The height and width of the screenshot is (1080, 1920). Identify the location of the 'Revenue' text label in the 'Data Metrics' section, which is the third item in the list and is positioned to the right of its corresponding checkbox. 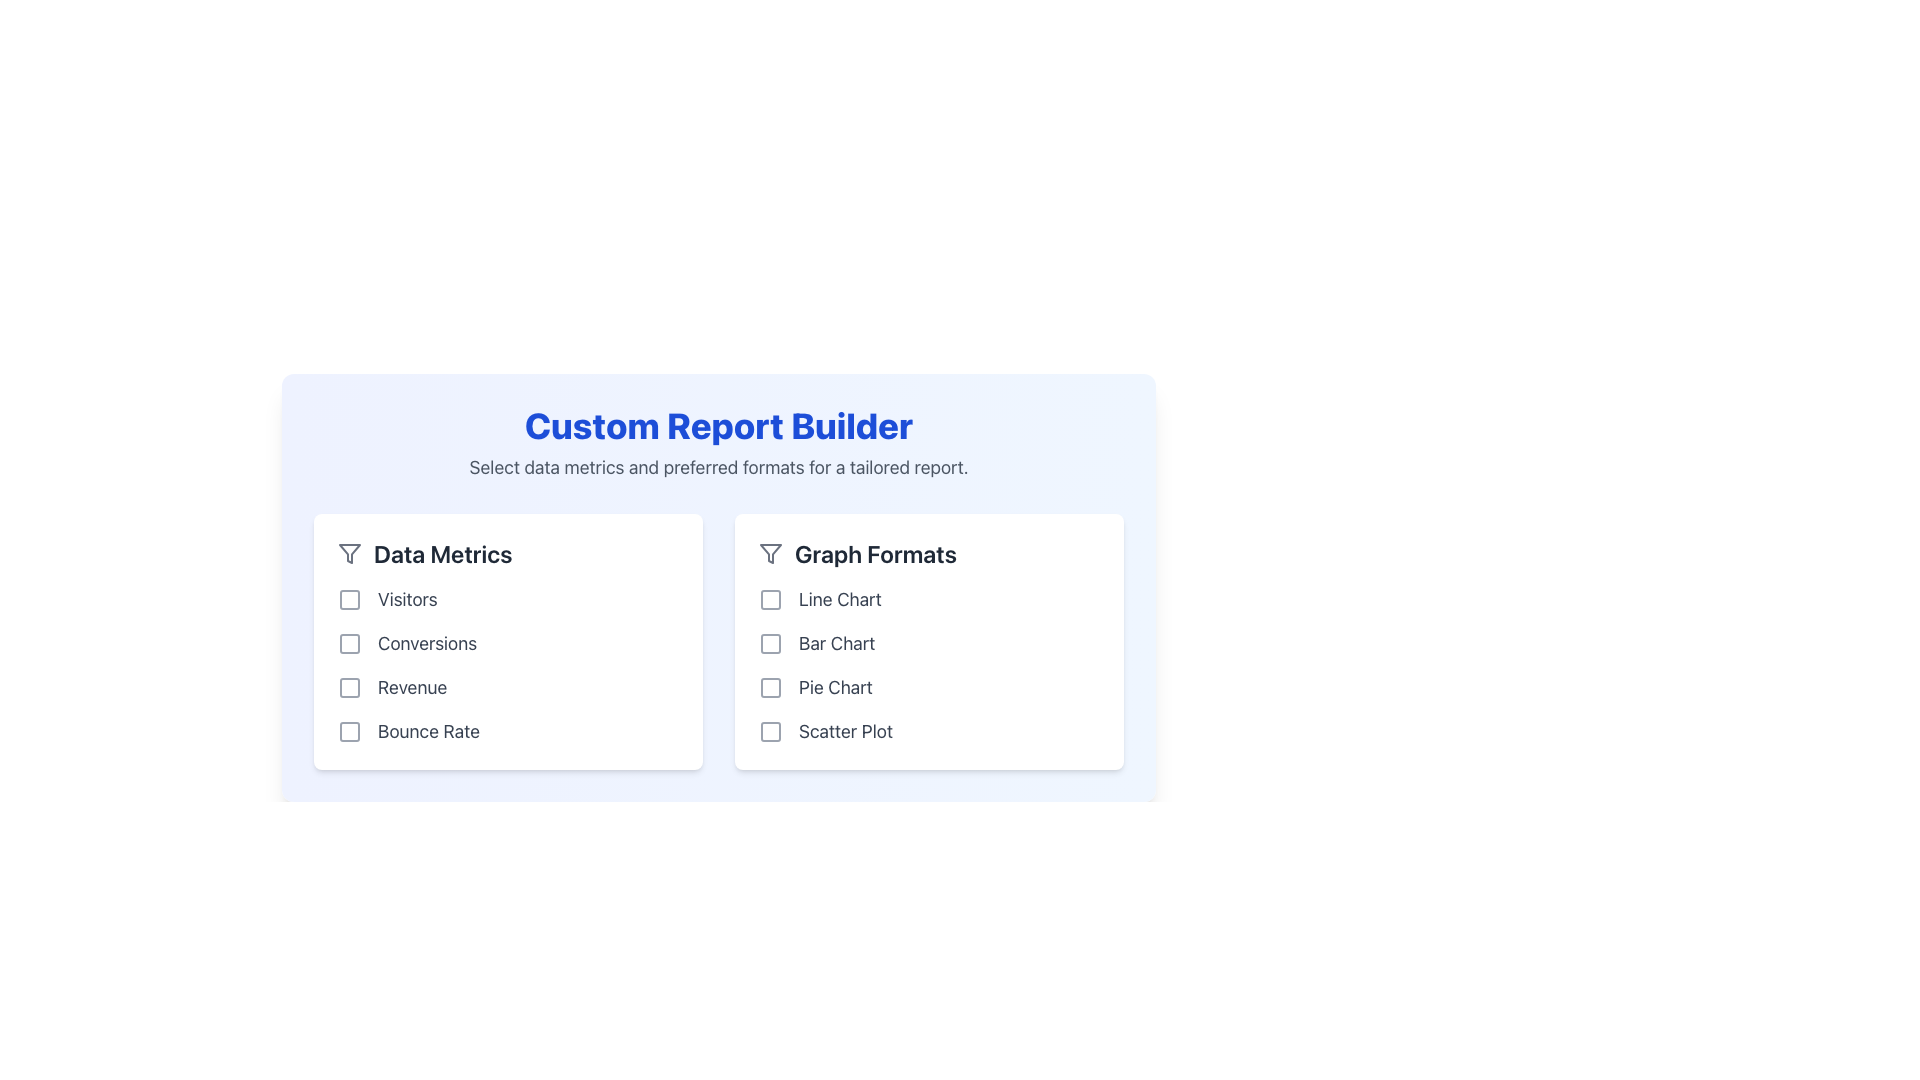
(411, 686).